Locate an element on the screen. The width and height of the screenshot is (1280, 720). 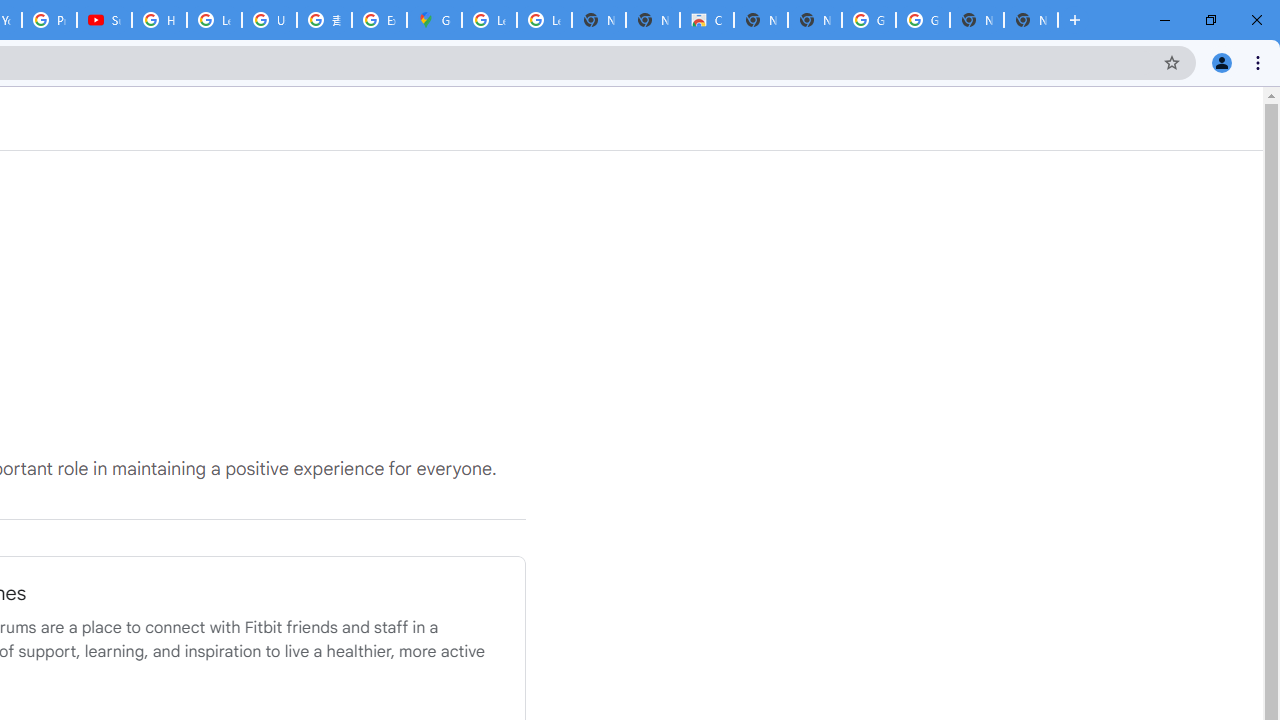
'Subscriptions - YouTube' is located at coordinates (103, 20).